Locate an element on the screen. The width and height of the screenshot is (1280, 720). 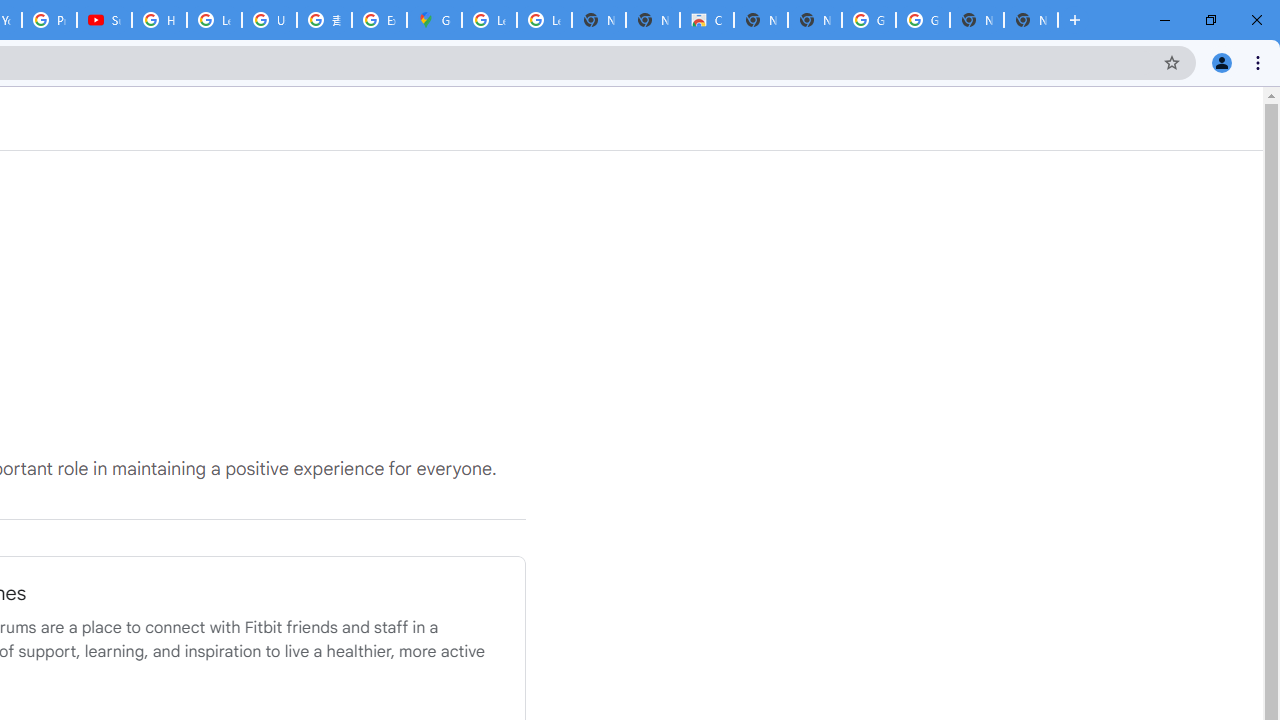
'Subscriptions - YouTube' is located at coordinates (103, 20).